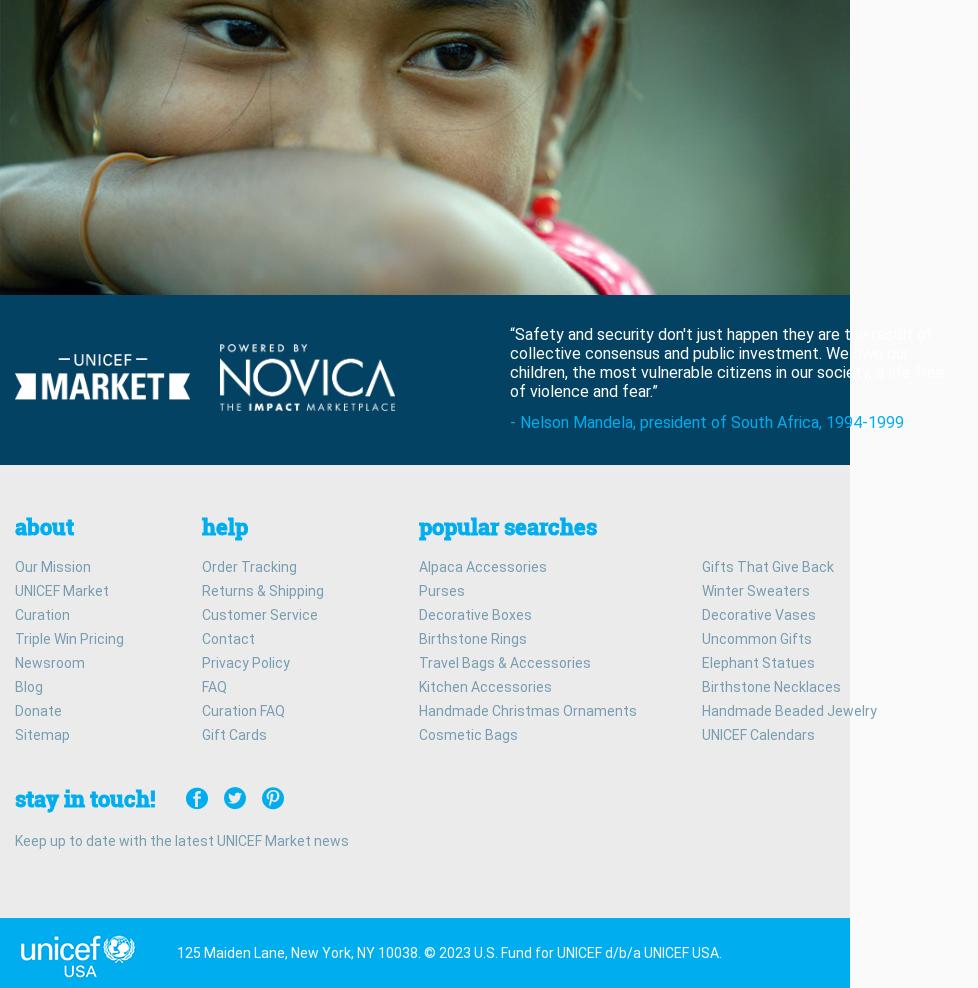 Image resolution: width=978 pixels, height=988 pixels. I want to click on 'Curation FAQ', so click(243, 709).